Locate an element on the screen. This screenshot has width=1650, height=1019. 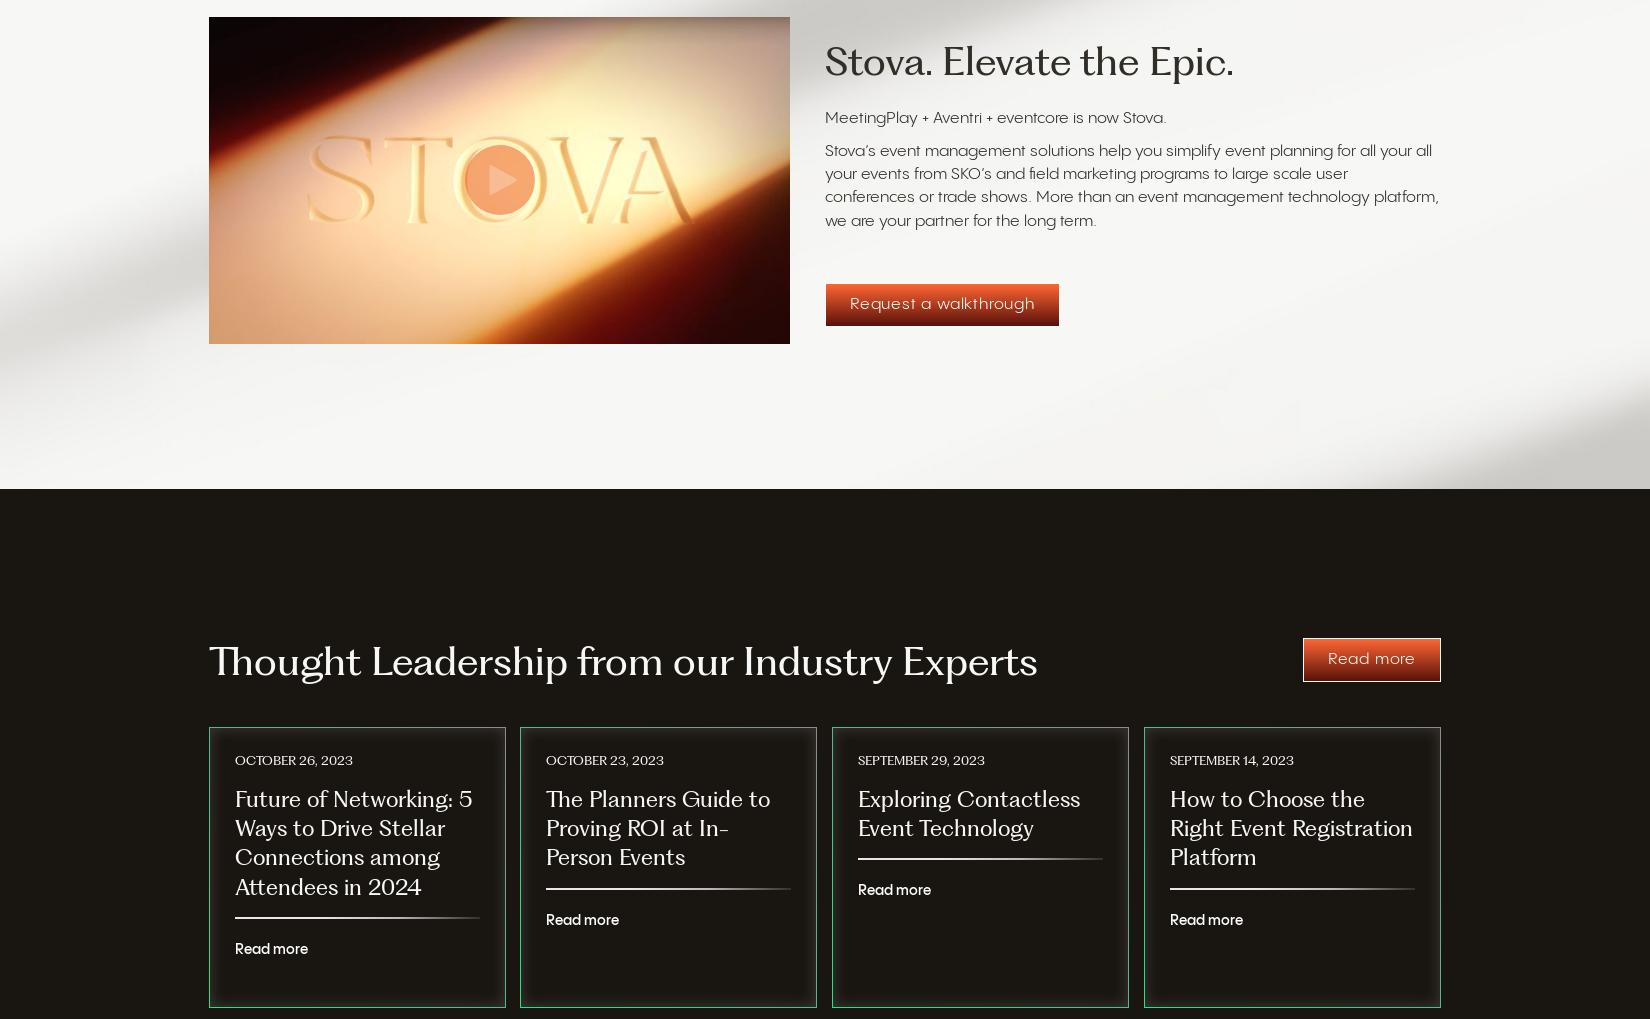
'MeetingPlay + Aventri + eventcore is now Stova.' is located at coordinates (825, 119).